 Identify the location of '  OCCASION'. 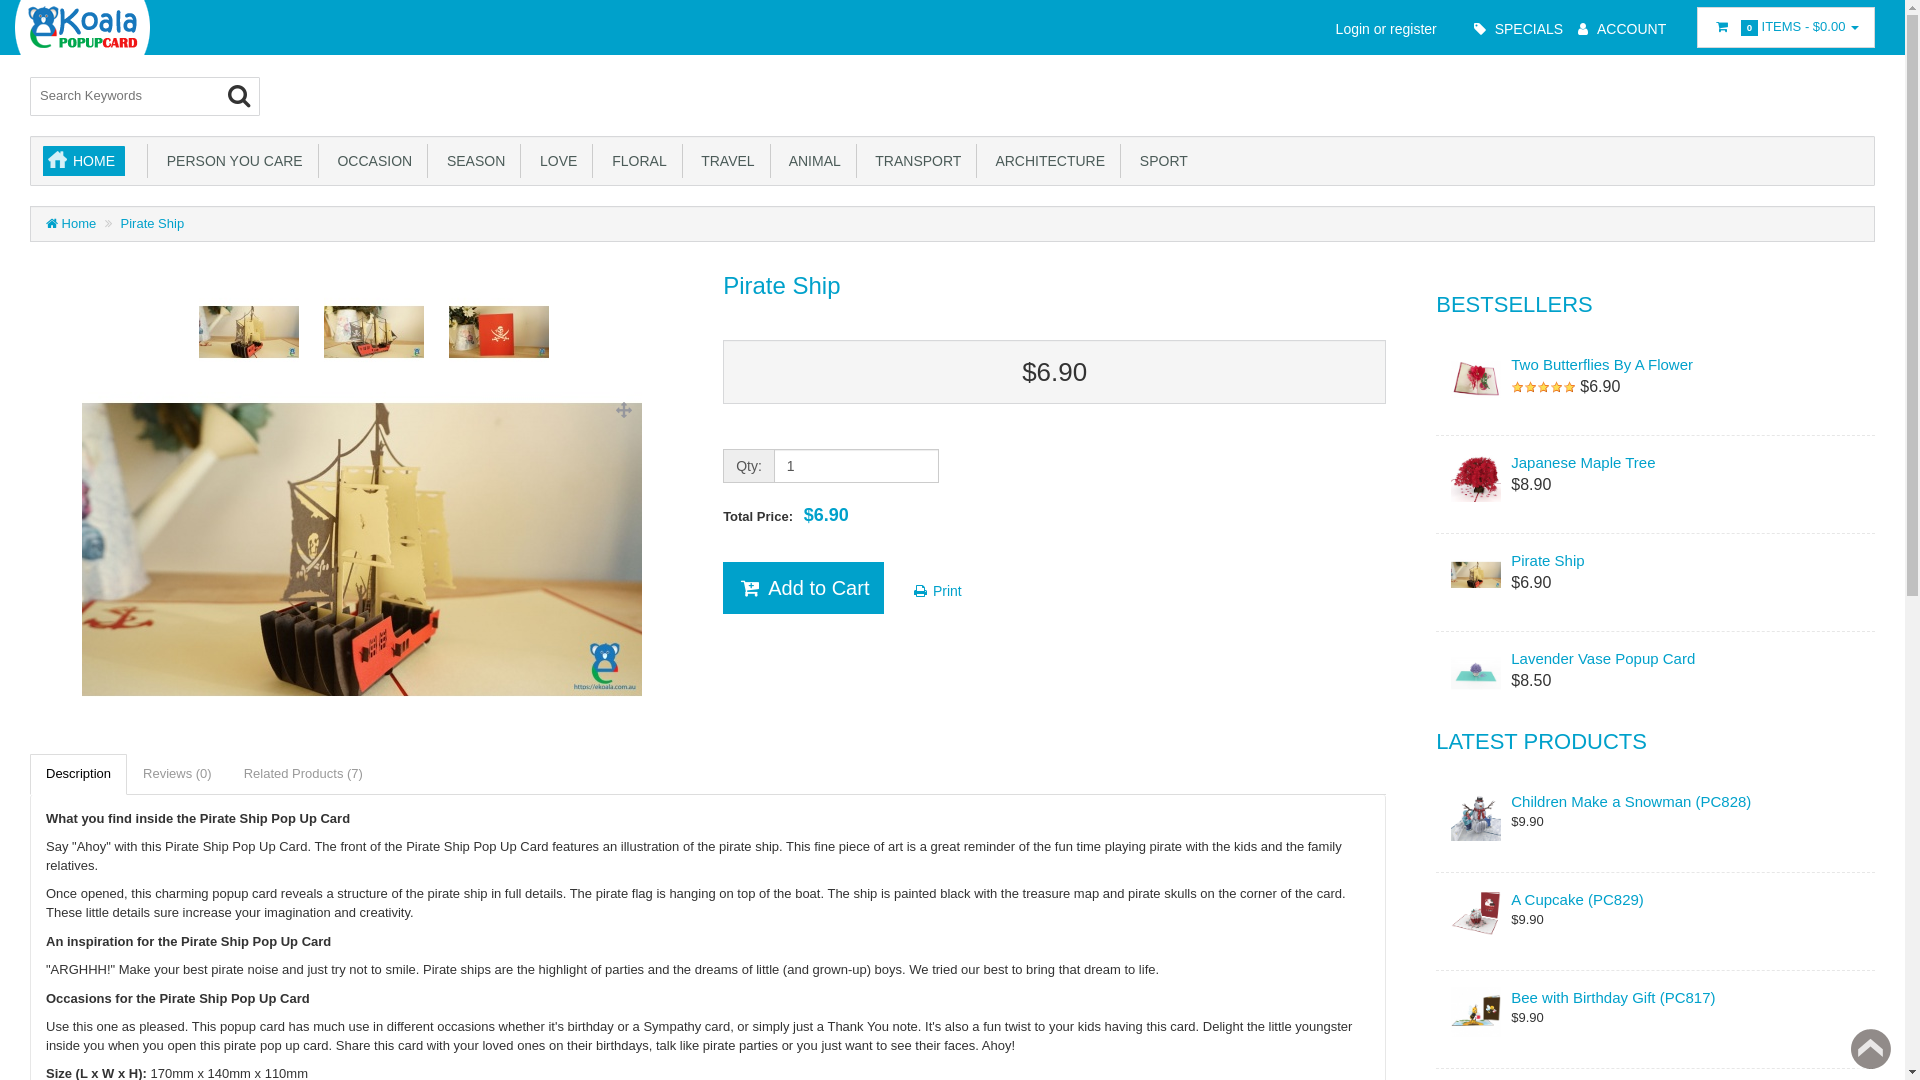
(325, 160).